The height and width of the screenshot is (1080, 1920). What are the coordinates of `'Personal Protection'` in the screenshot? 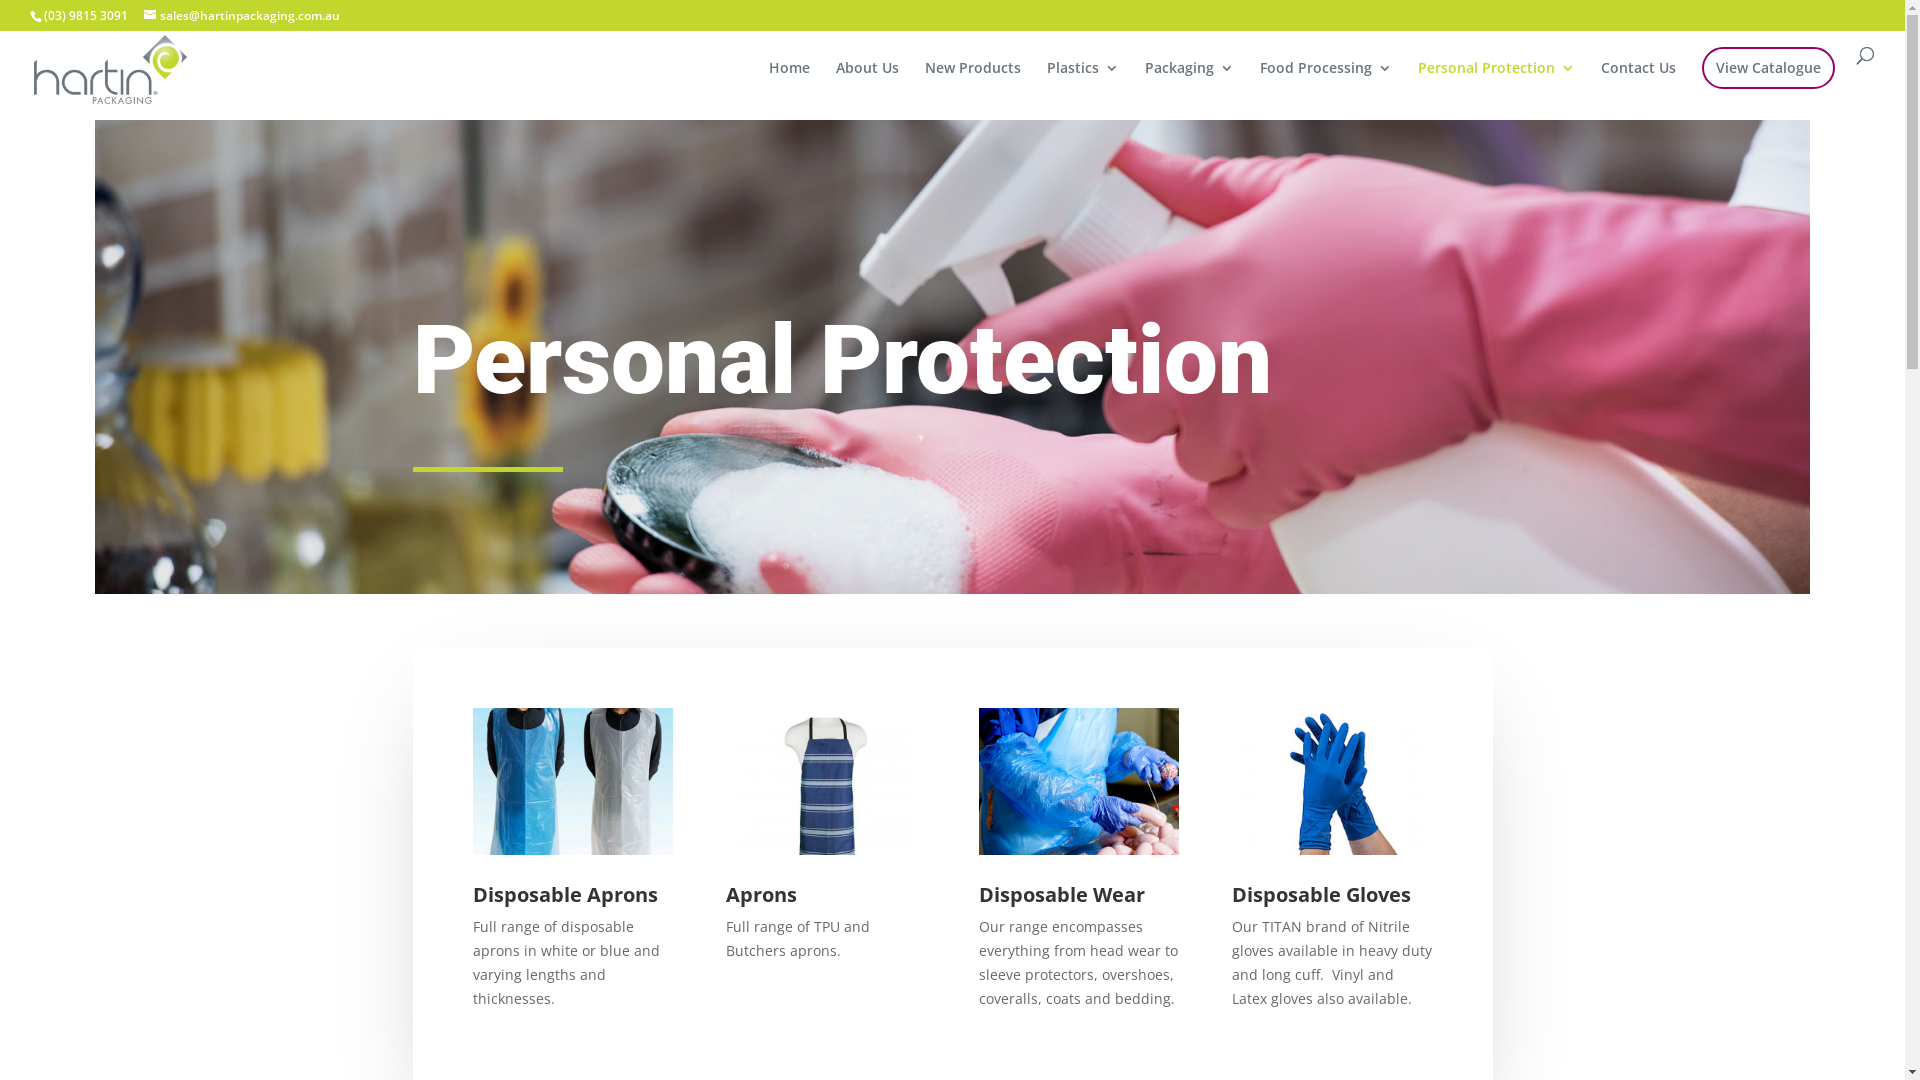 It's located at (1496, 83).